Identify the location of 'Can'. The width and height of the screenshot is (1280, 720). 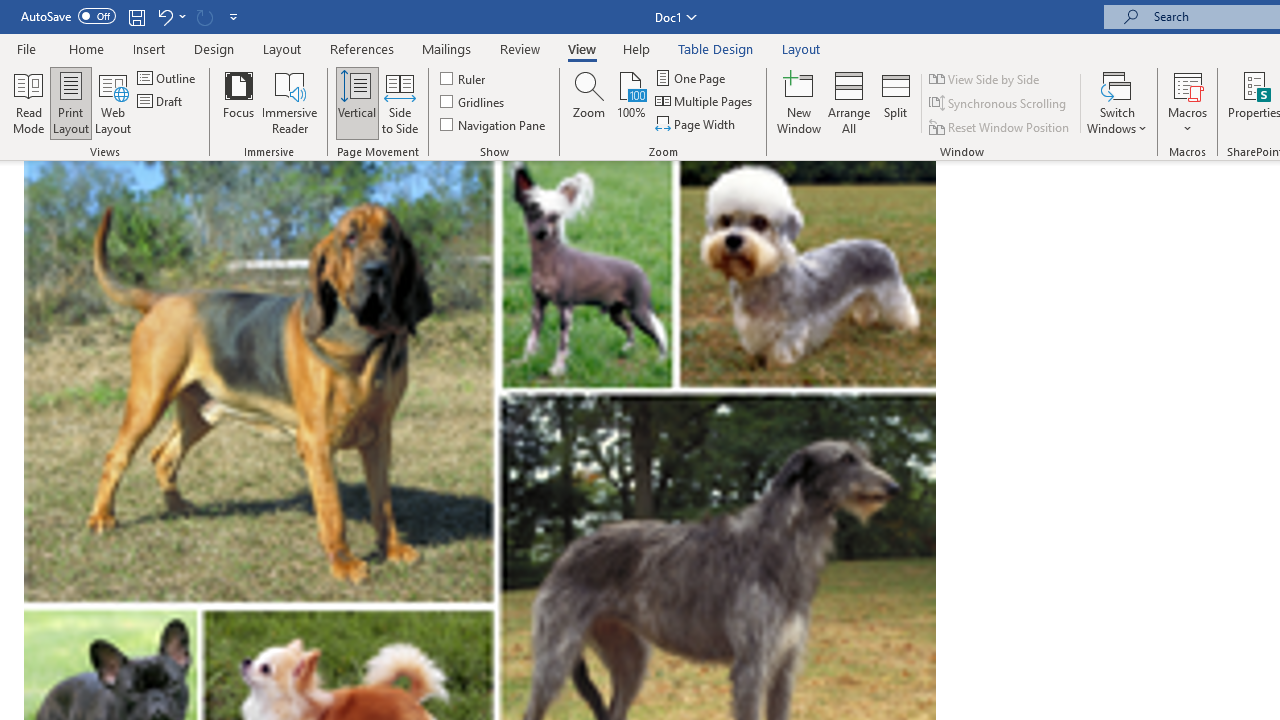
(204, 16).